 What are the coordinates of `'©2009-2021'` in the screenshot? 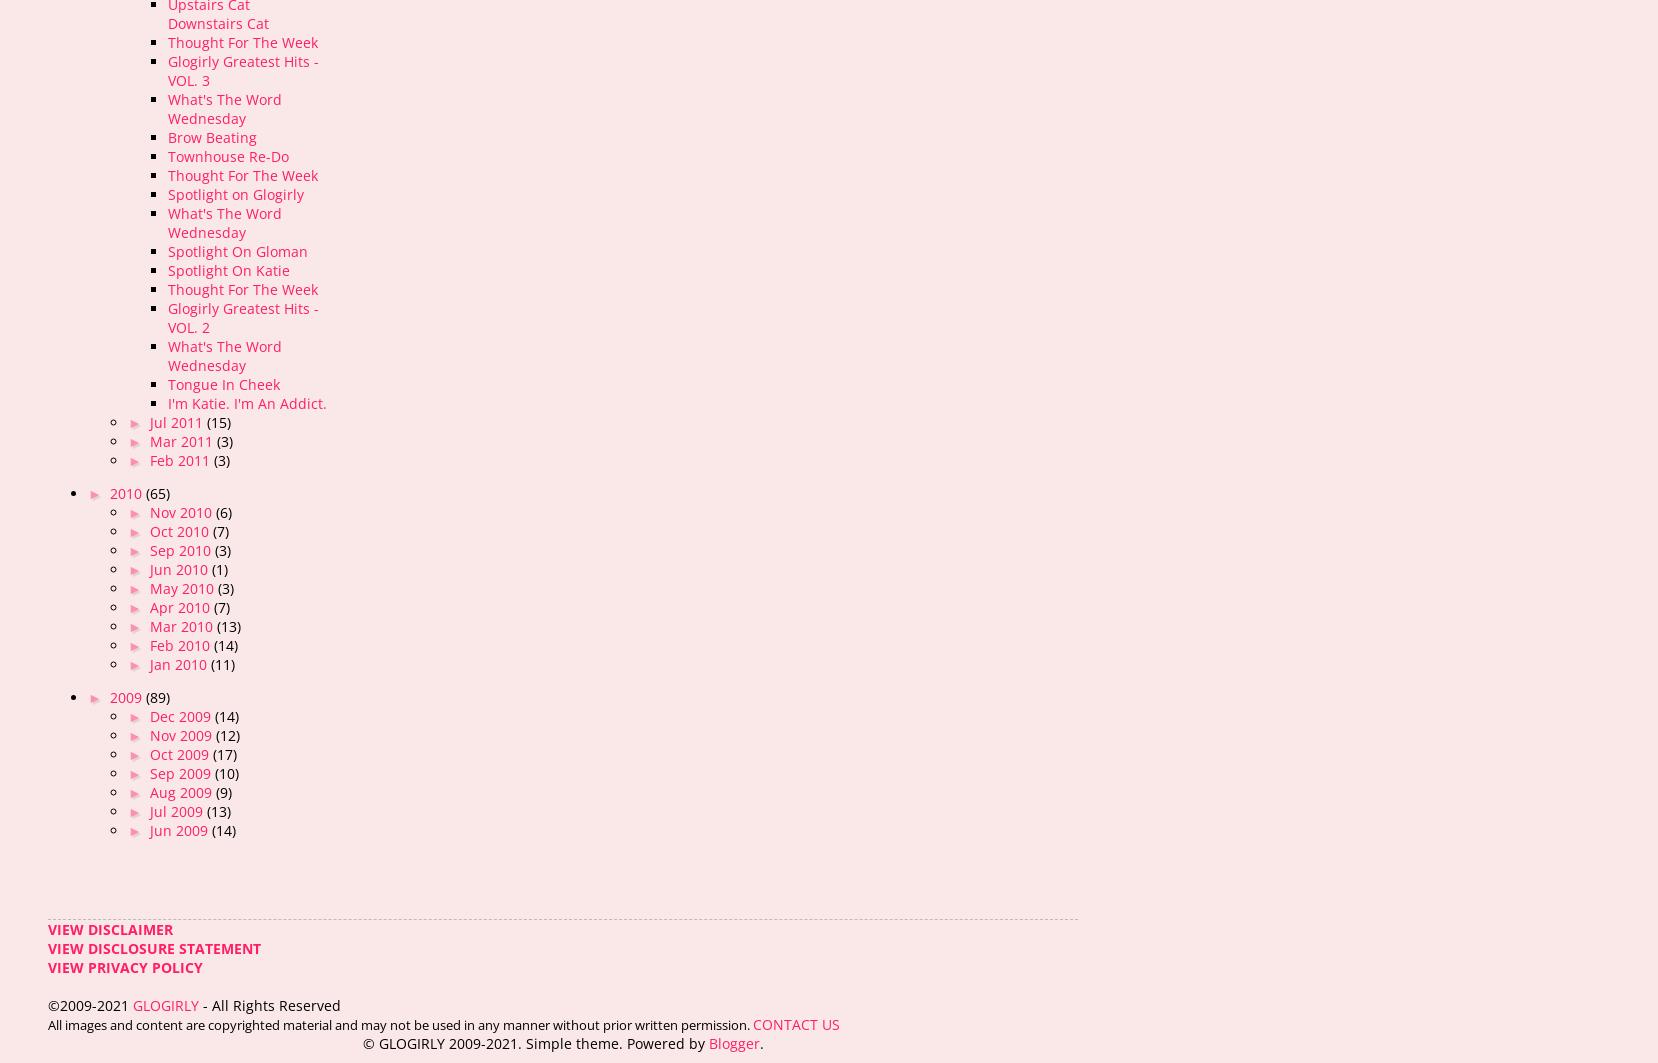 It's located at (47, 1004).